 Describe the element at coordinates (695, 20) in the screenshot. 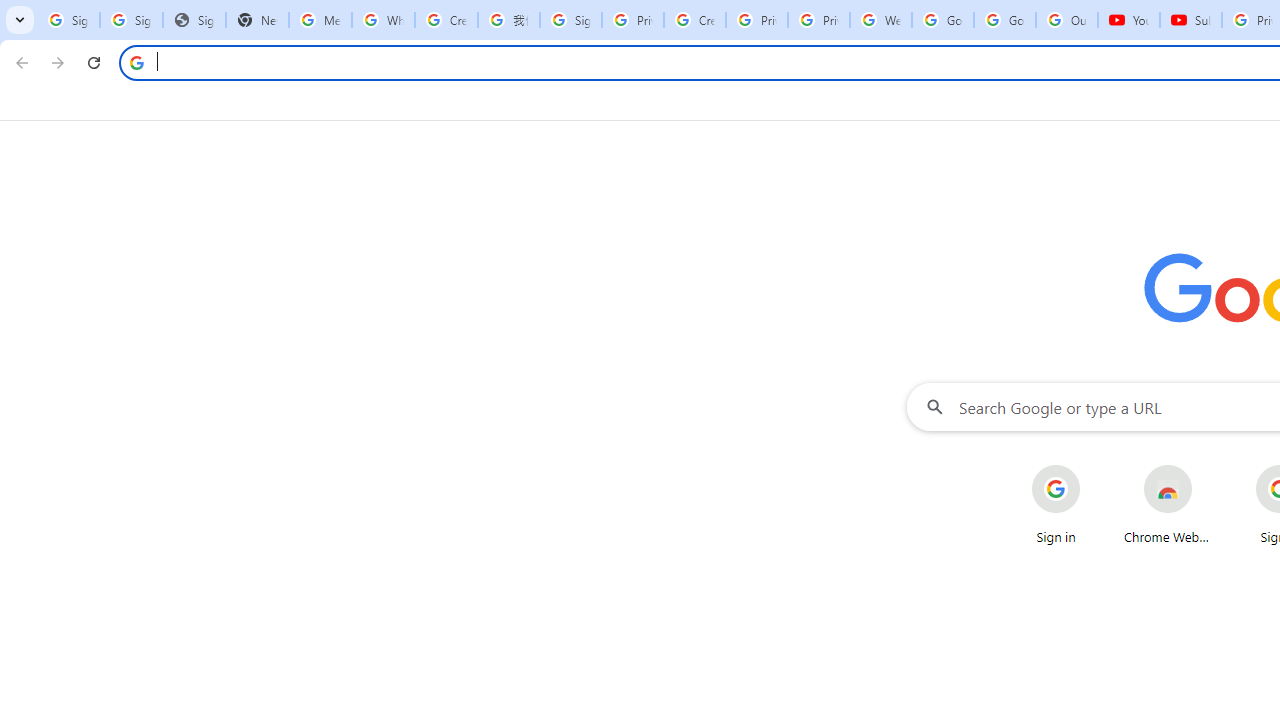

I see `'Create your Google Account'` at that location.